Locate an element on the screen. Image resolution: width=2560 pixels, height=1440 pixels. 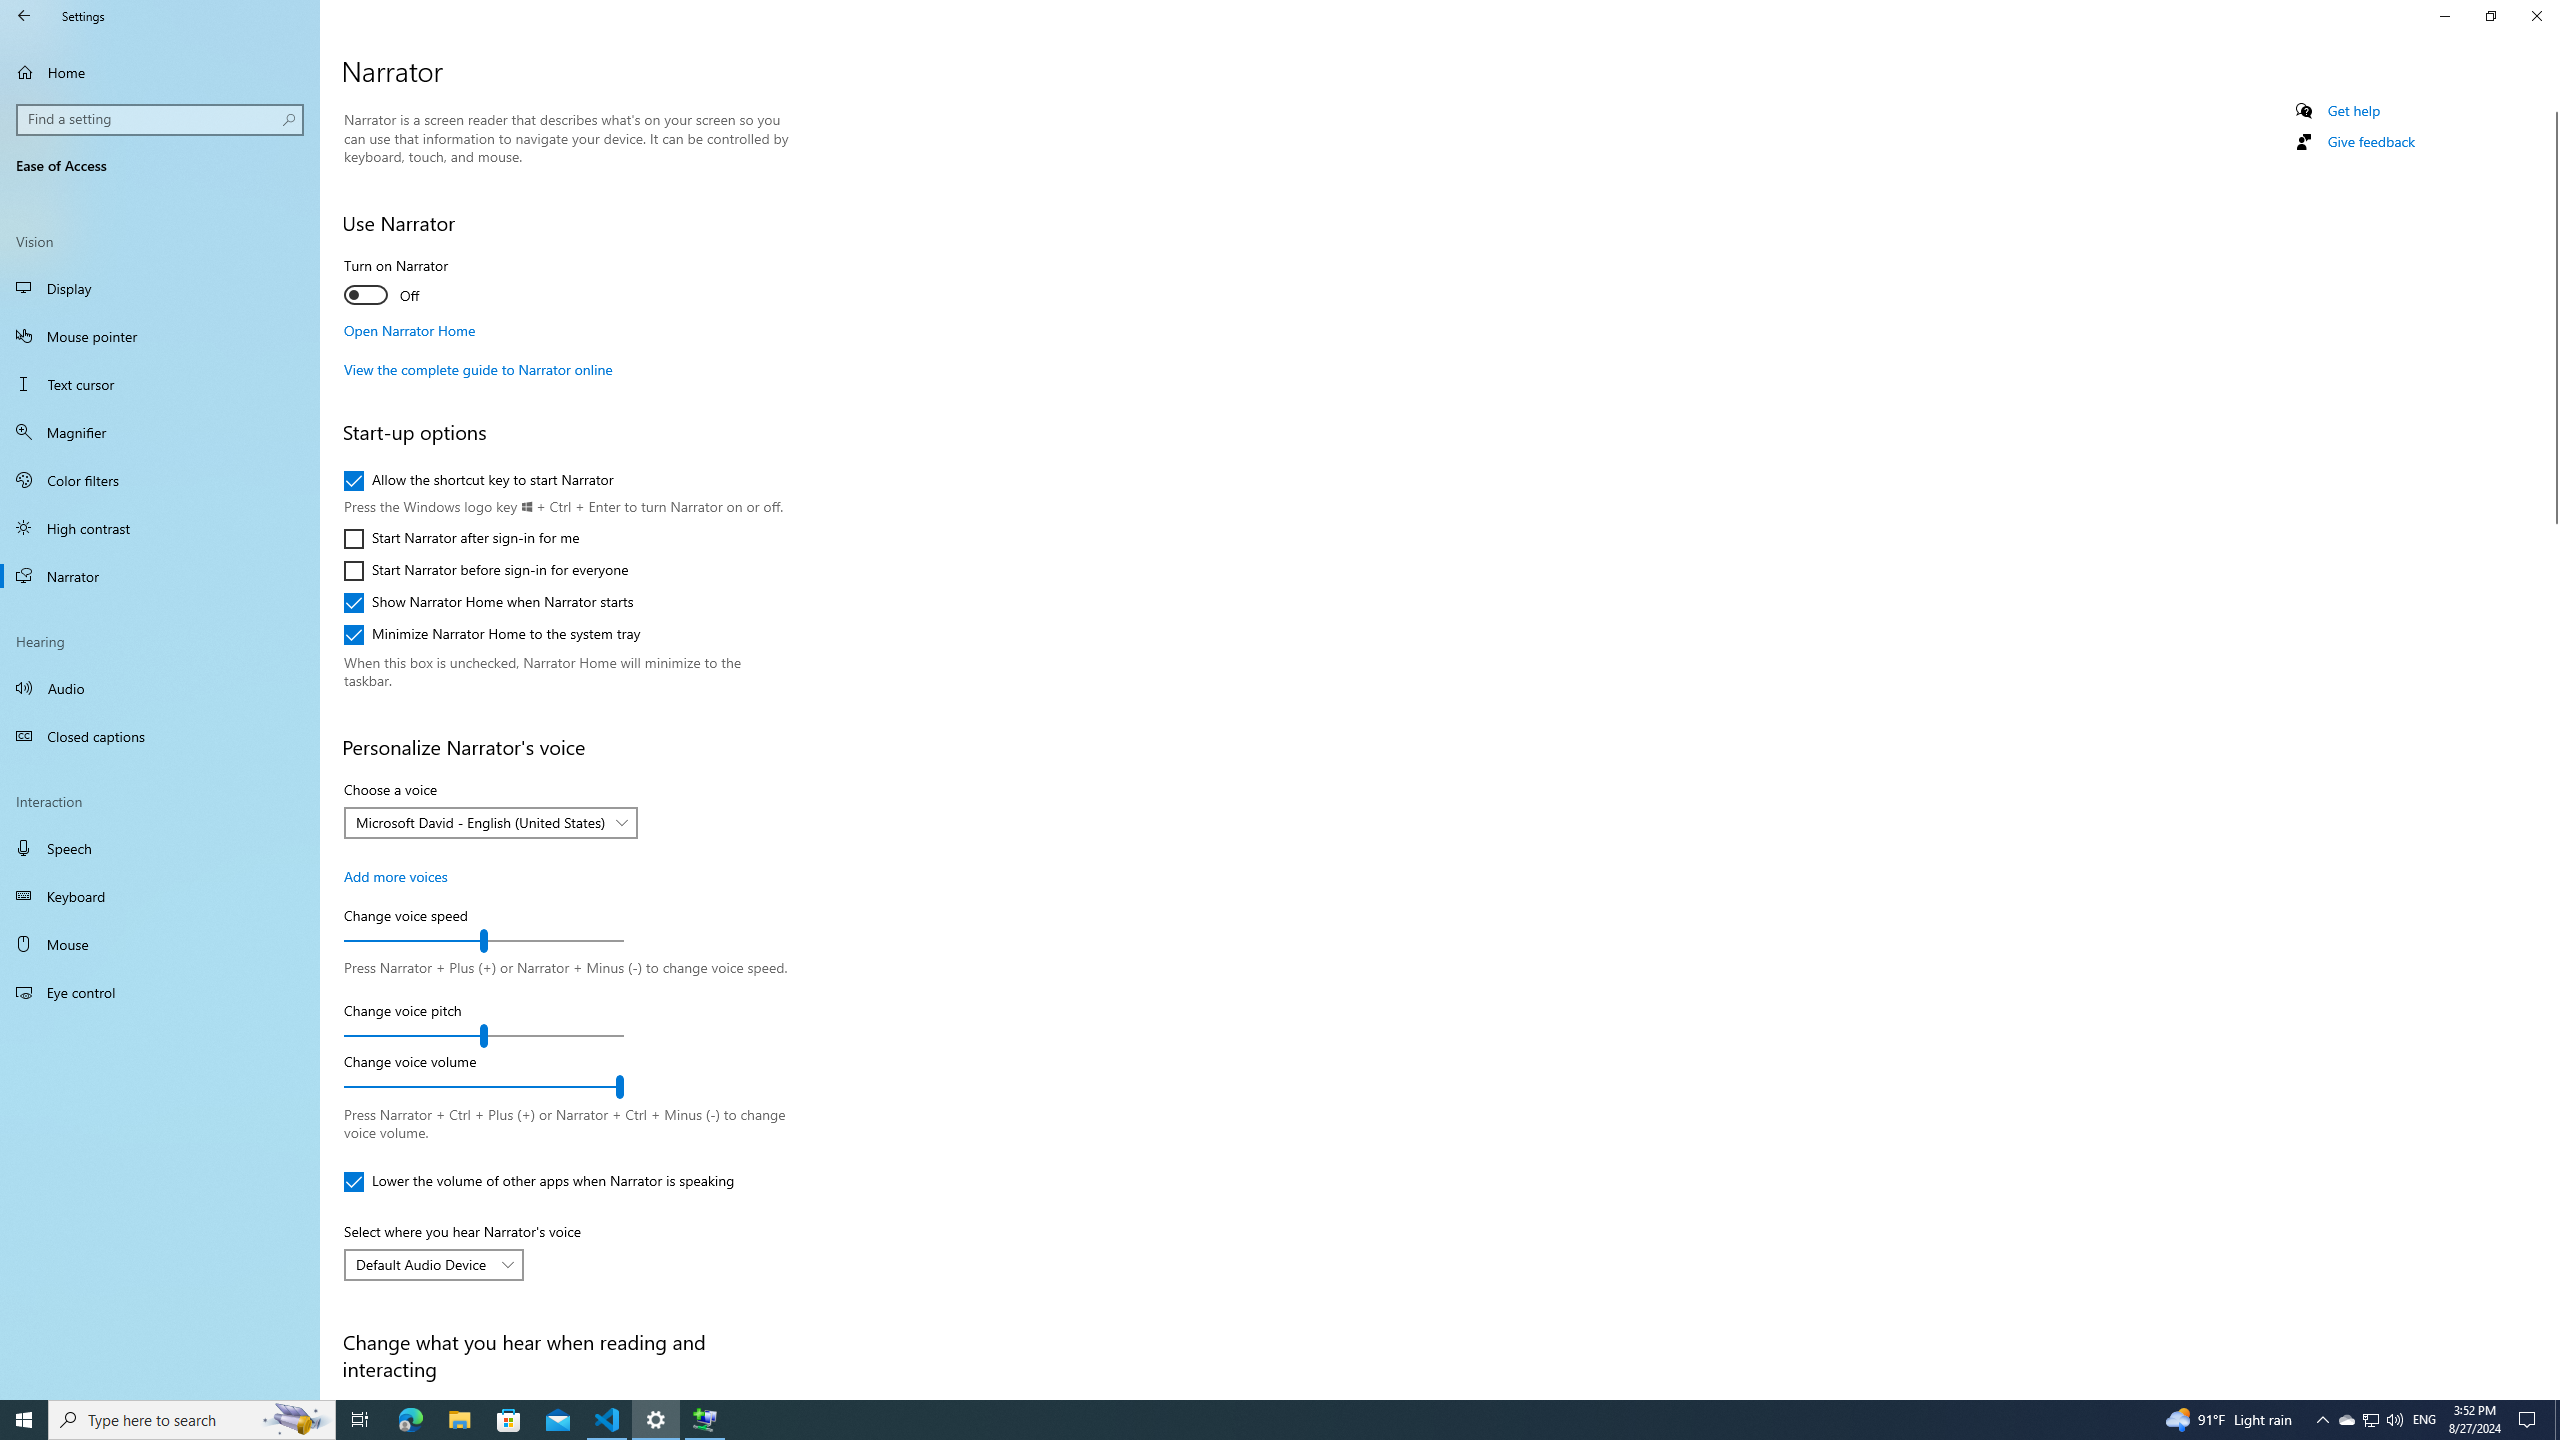
'Text cursor' is located at coordinates (159, 382).